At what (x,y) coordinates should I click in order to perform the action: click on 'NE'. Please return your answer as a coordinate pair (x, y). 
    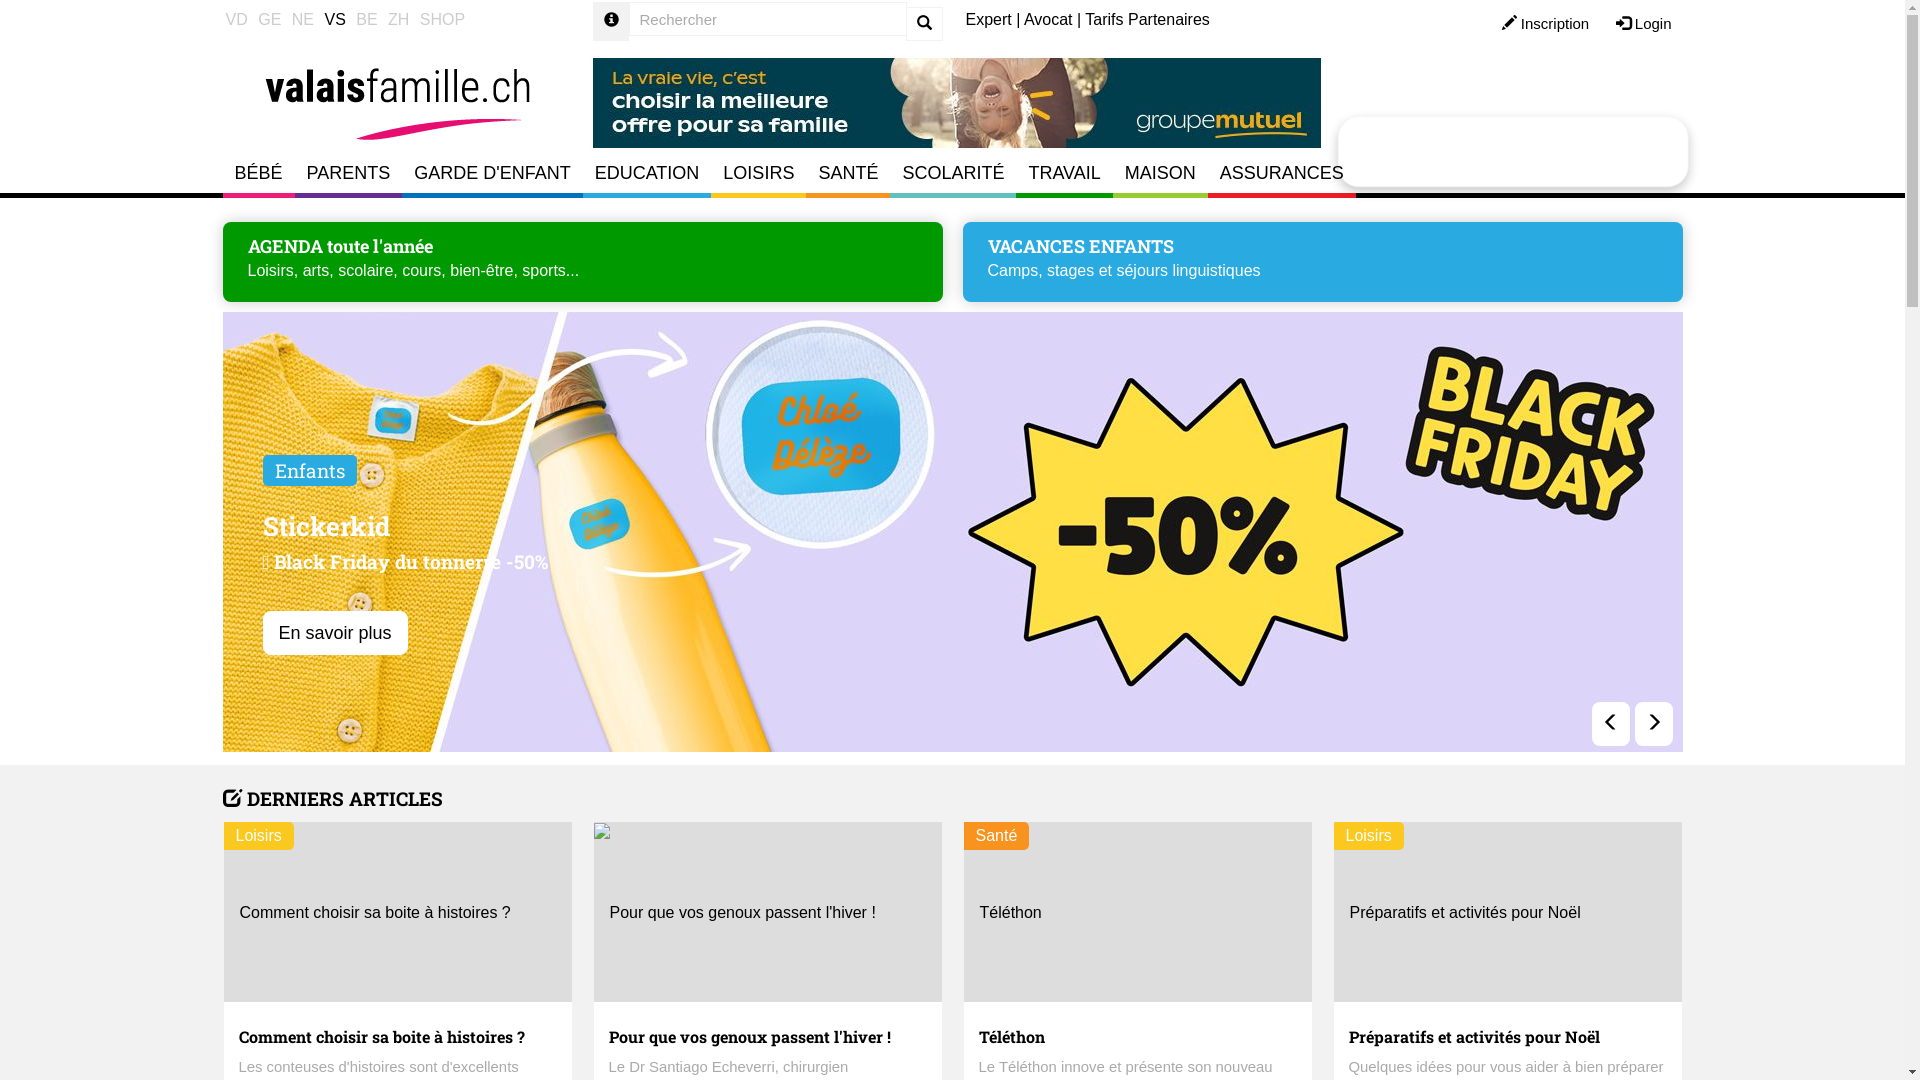
    Looking at the image, I should click on (301, 20).